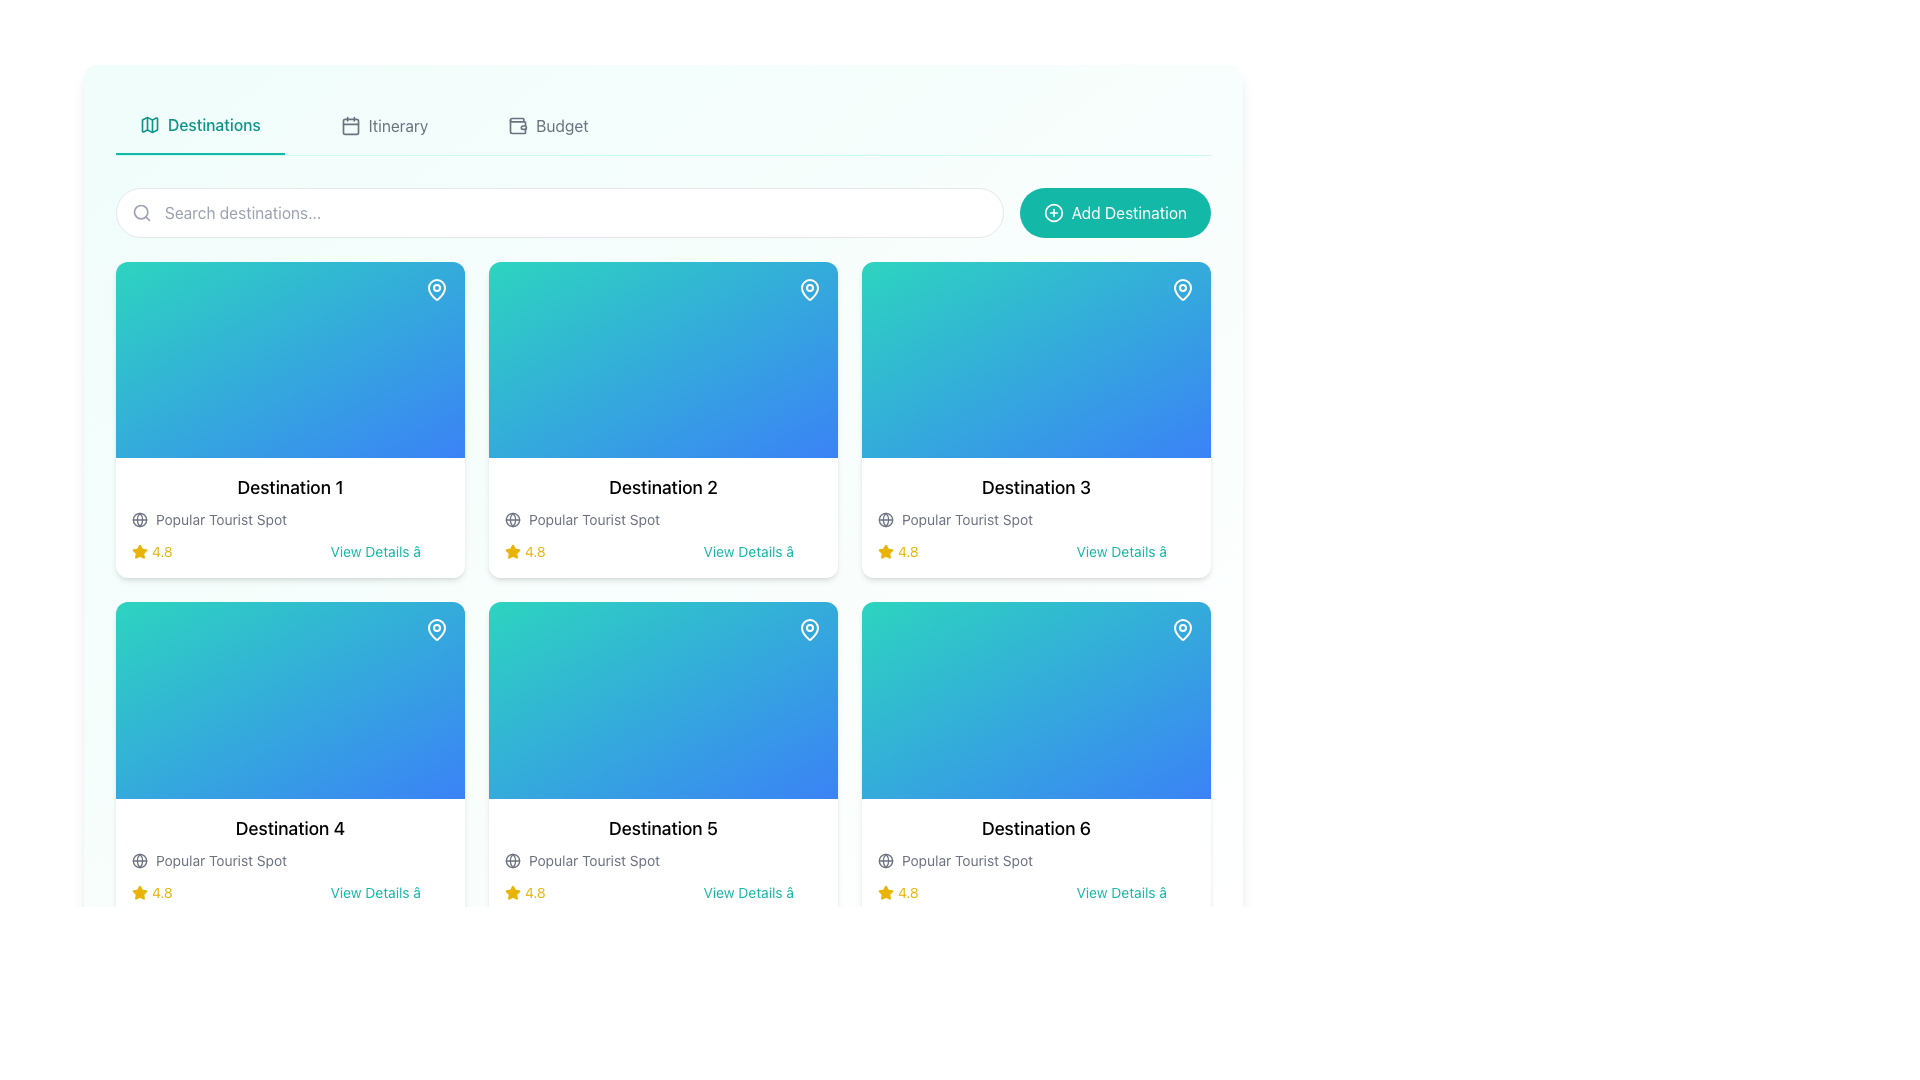 The image size is (1920, 1080). I want to click on the sixth interactive card located at the bottom-right corner of the grid, so click(1036, 760).